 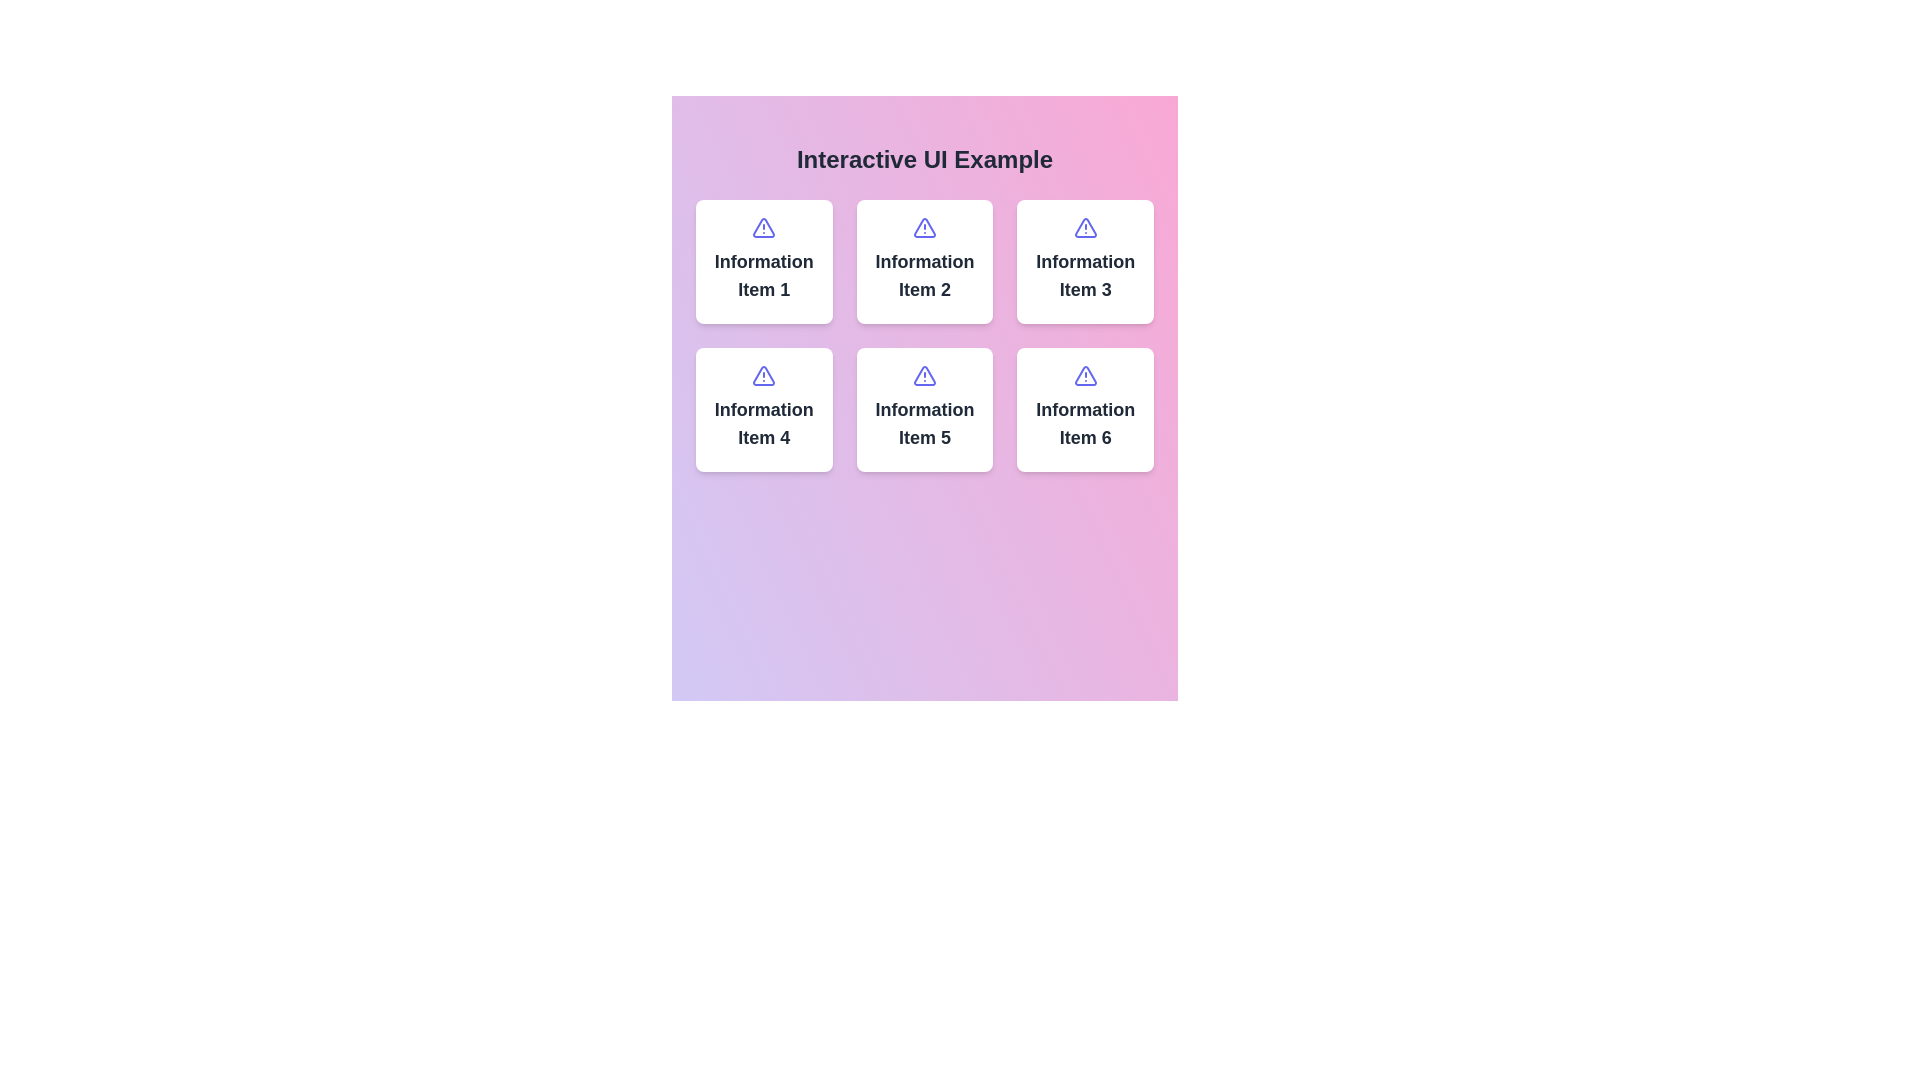 I want to click on the triangular indigo icon with an exclamation mark located in the header area of the sixth card labeled 'Information Item 6', so click(x=1084, y=375).